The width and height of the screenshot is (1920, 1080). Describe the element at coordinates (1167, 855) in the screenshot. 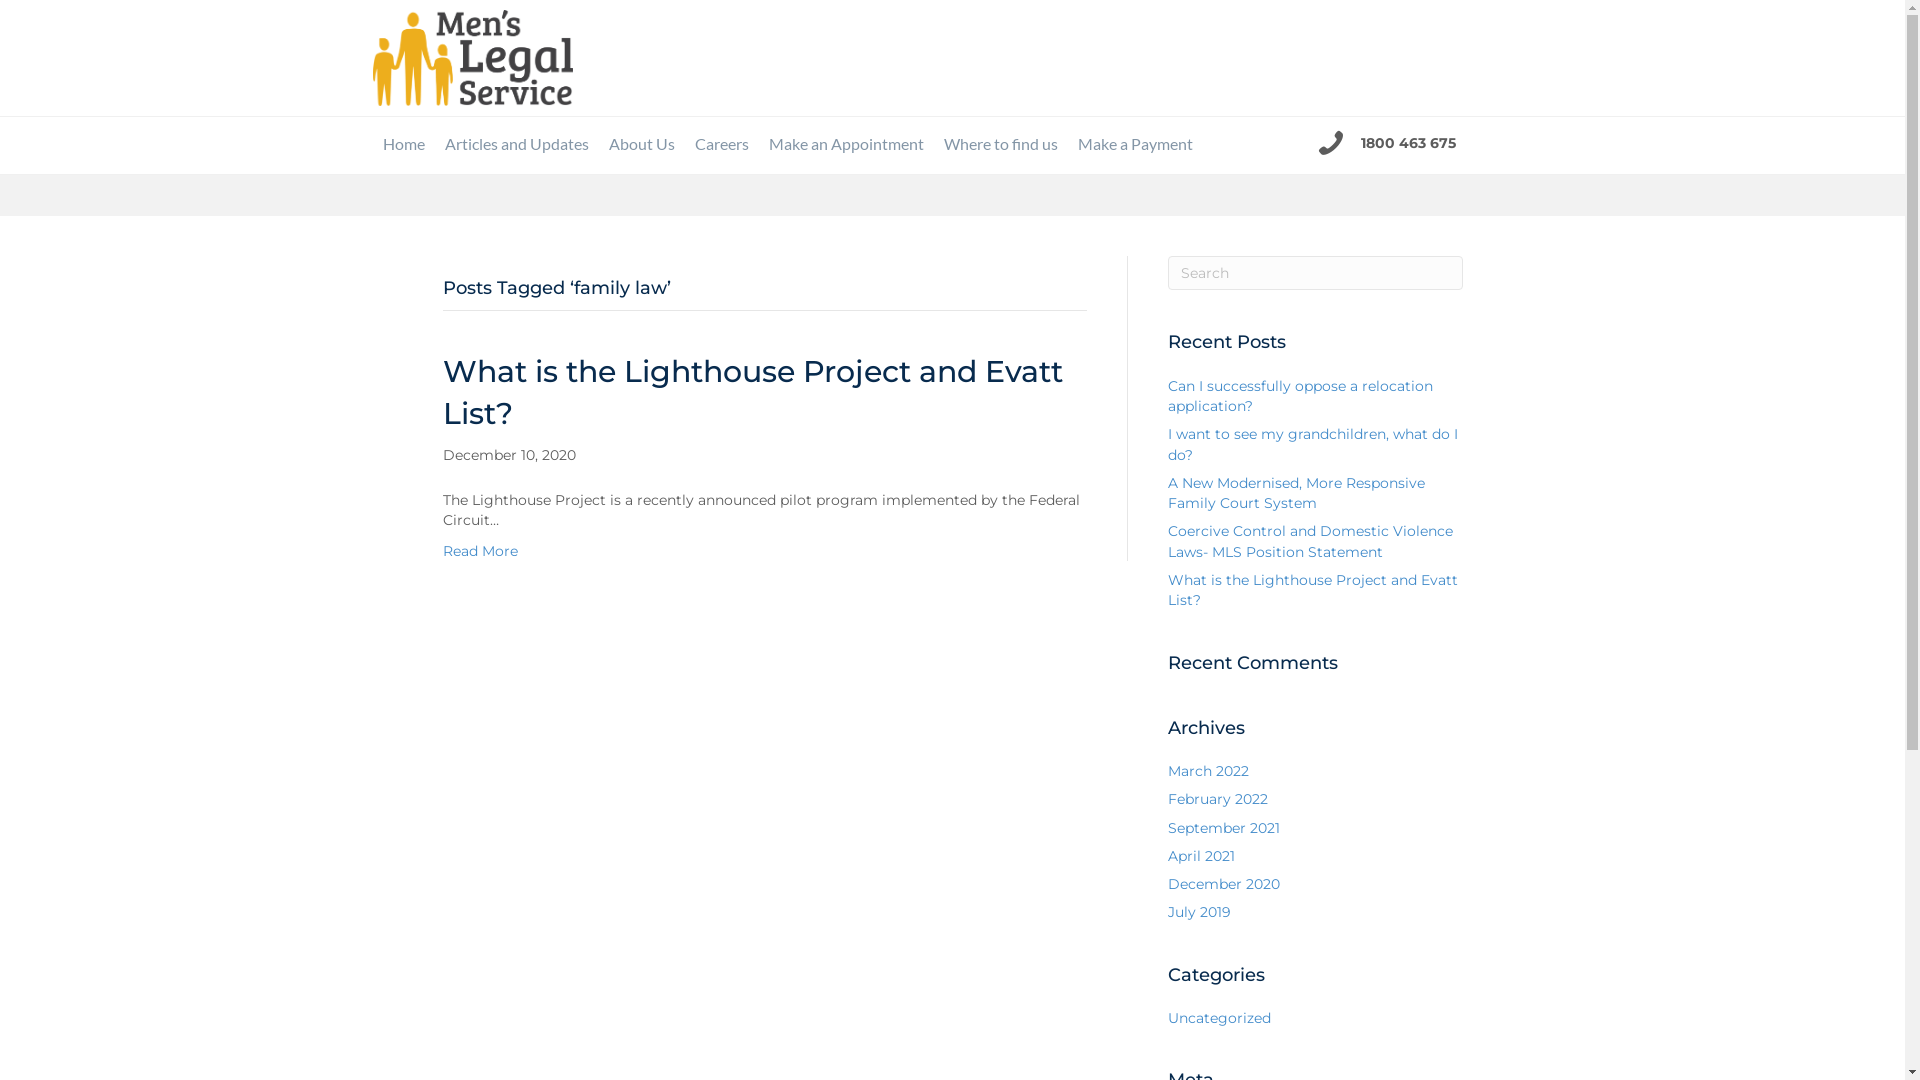

I see `'April 2021'` at that location.